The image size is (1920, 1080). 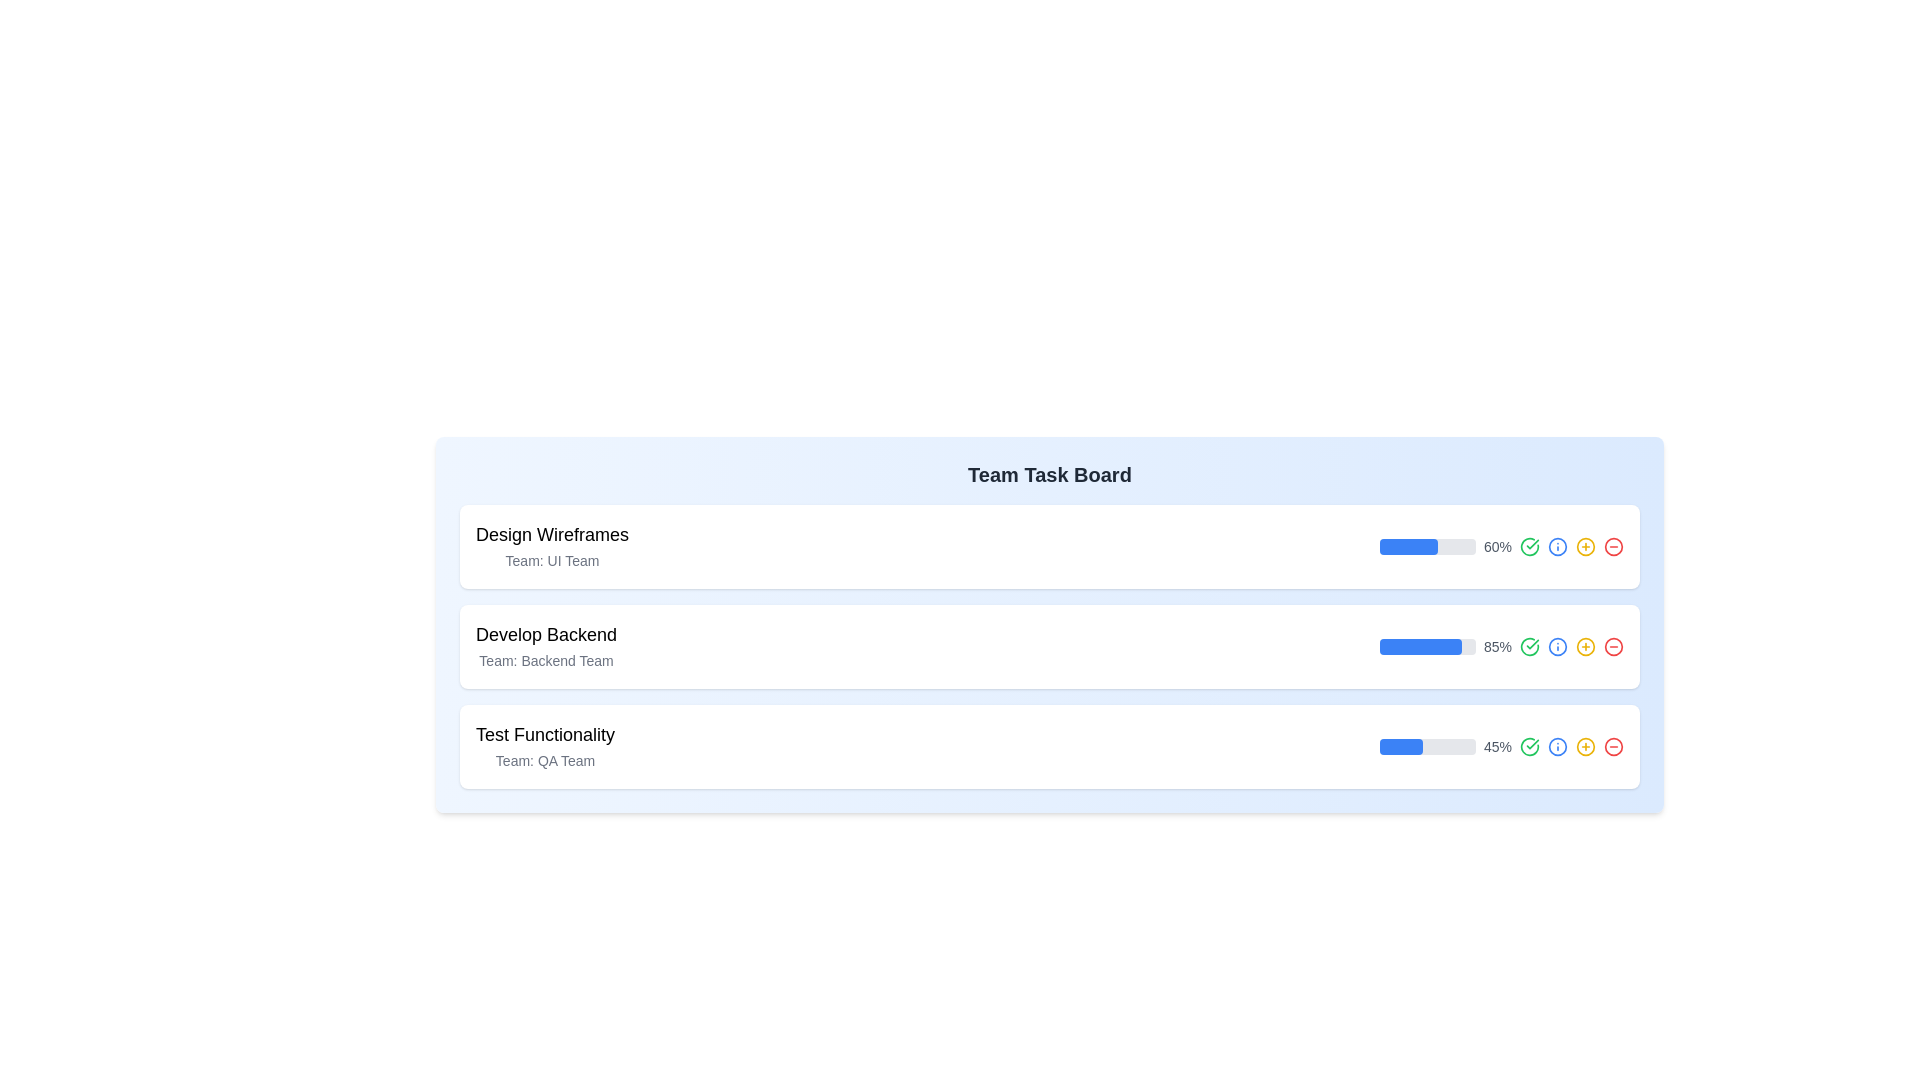 What do you see at coordinates (1502, 647) in the screenshot?
I see `the Progress Bar that visually represents the progress of the 'Develop Backend' task` at bounding box center [1502, 647].